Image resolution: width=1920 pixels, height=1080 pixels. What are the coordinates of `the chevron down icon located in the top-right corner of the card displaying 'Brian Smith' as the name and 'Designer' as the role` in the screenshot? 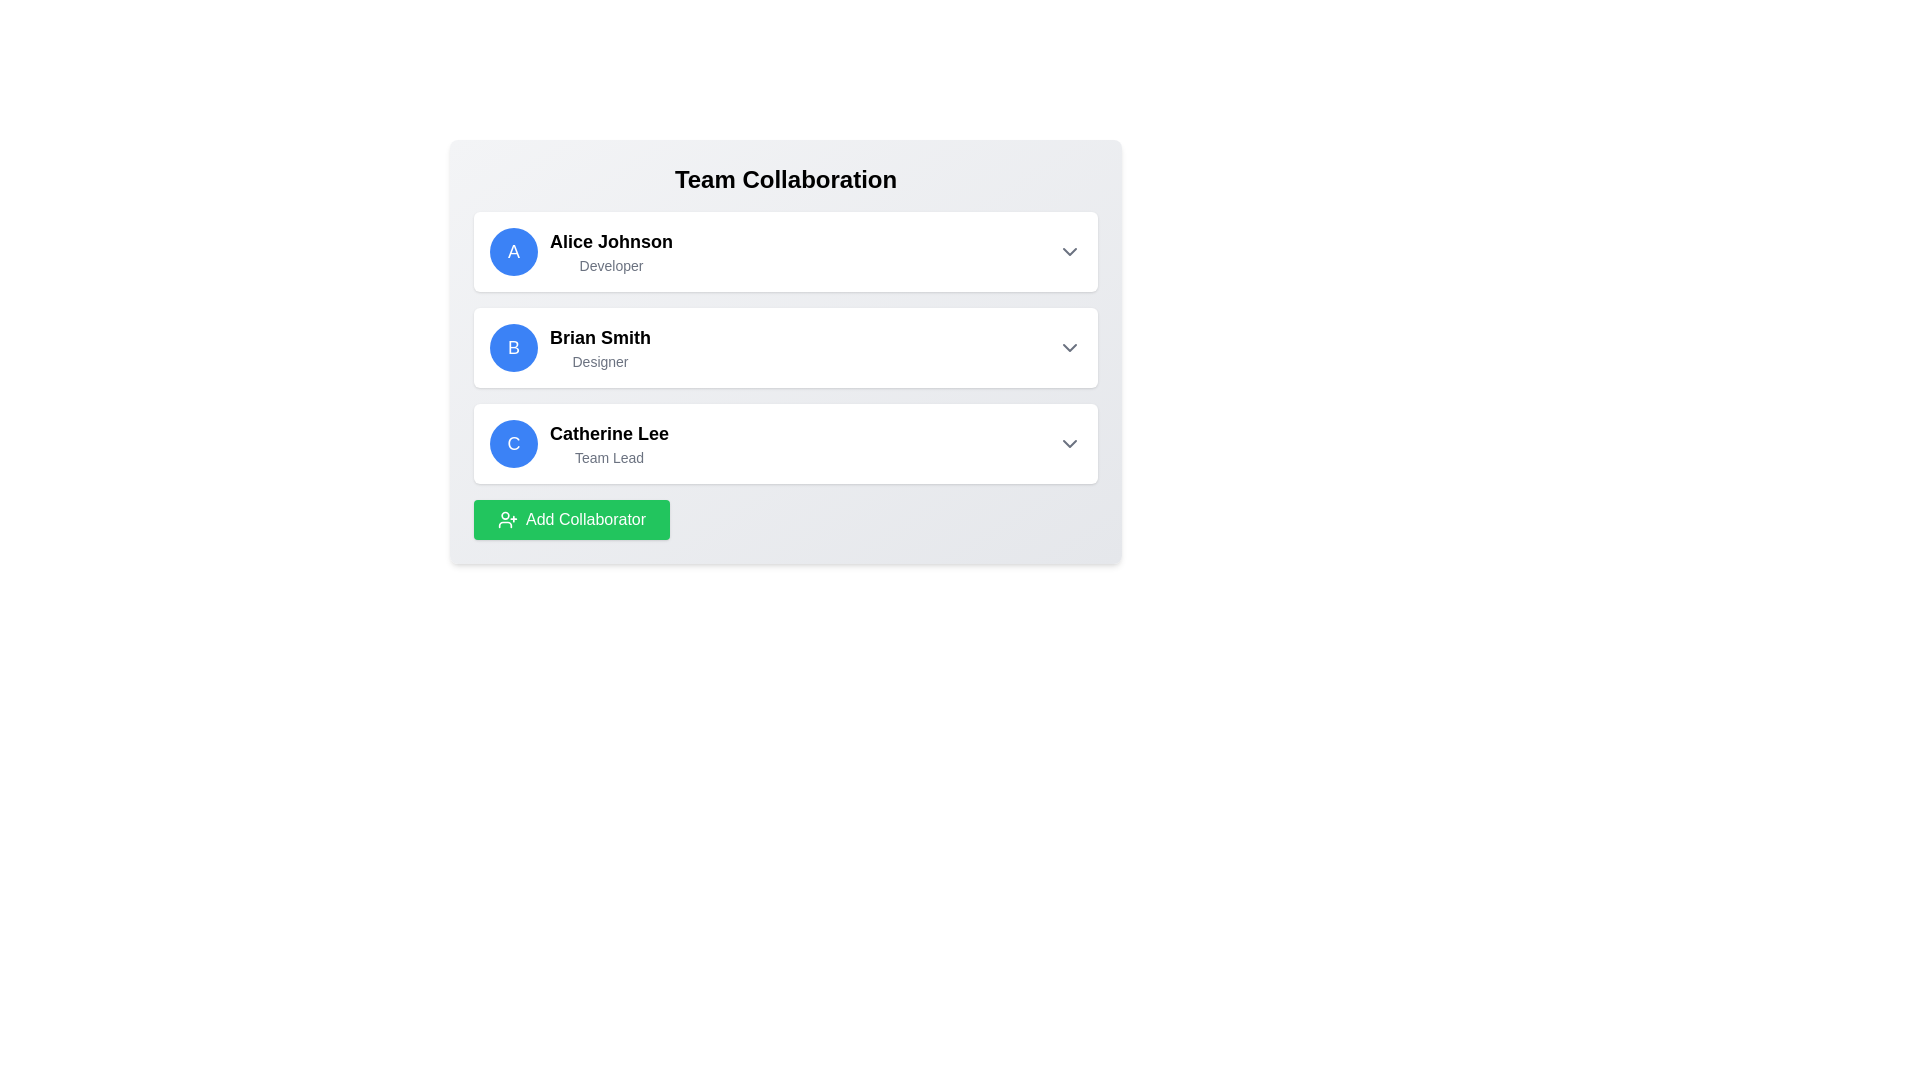 It's located at (1069, 346).